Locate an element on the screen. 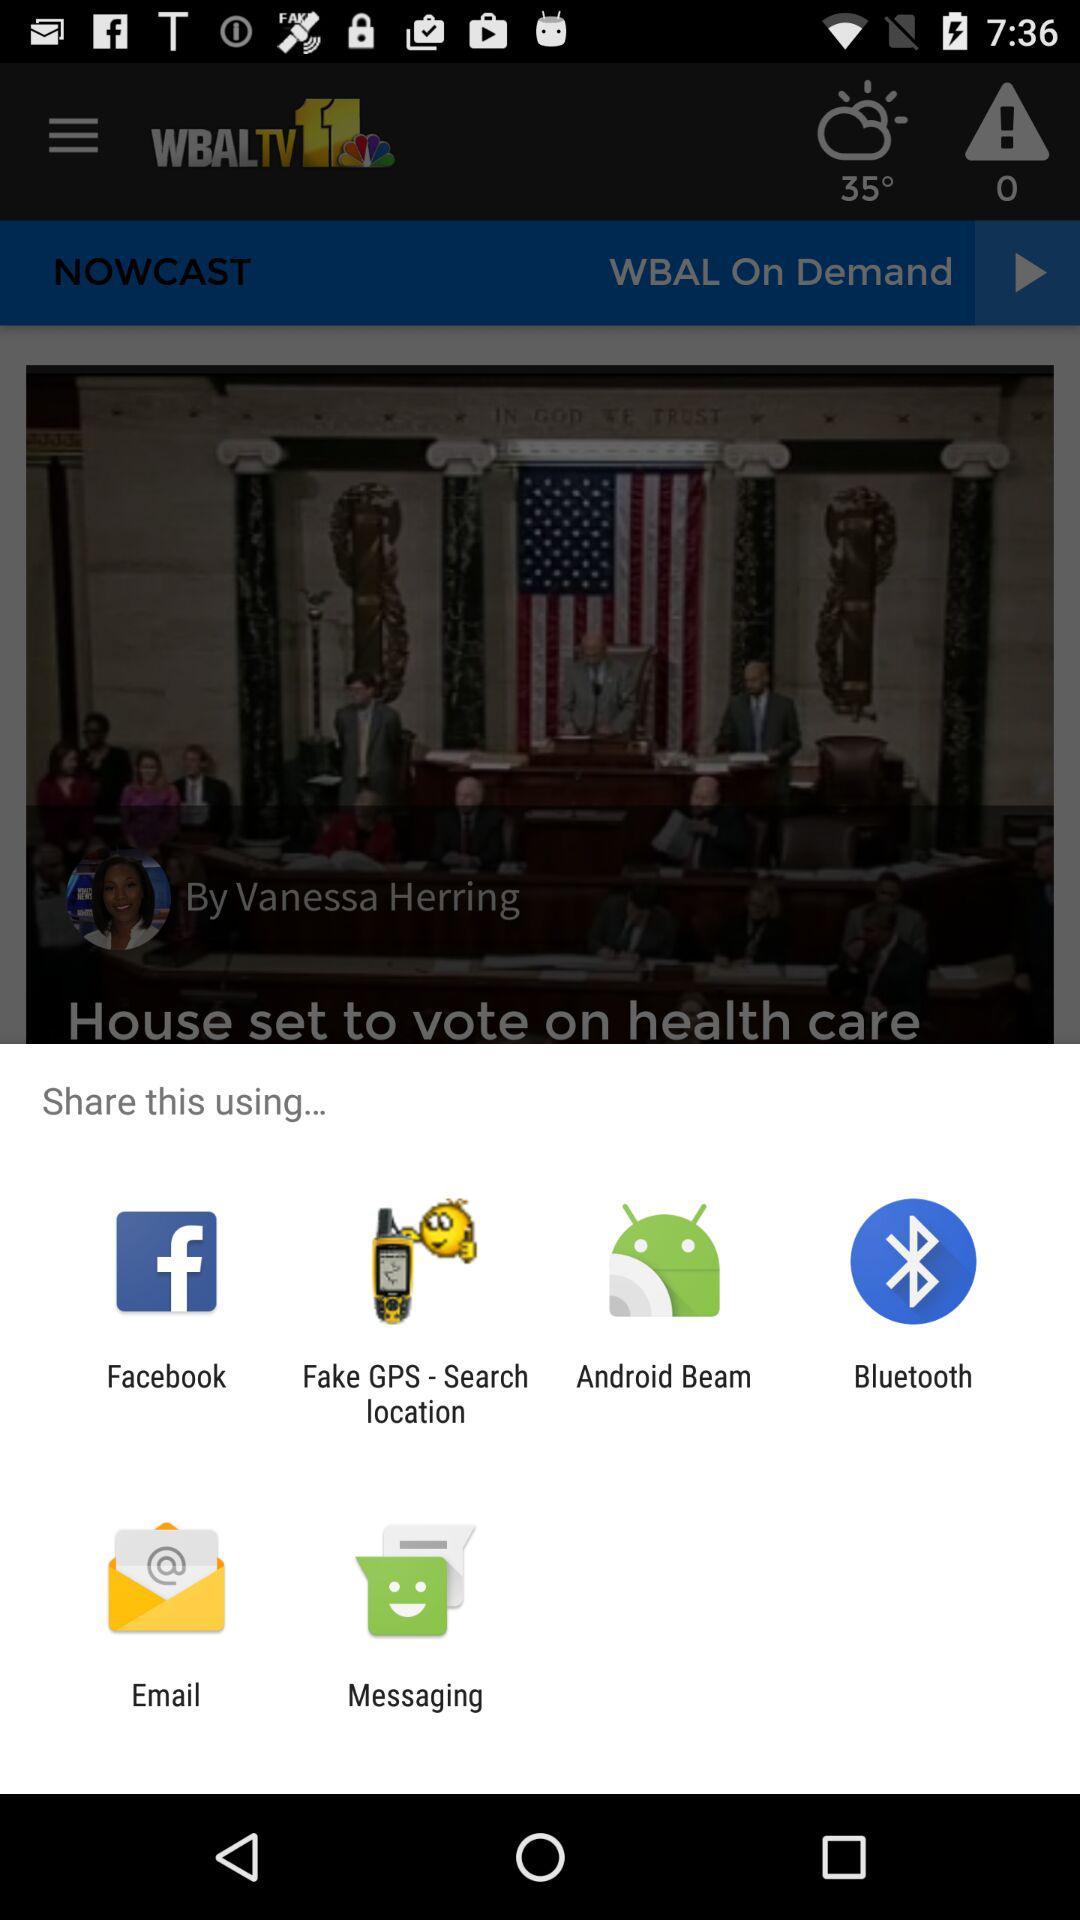 The height and width of the screenshot is (1920, 1080). item next to the facebook item is located at coordinates (414, 1392).